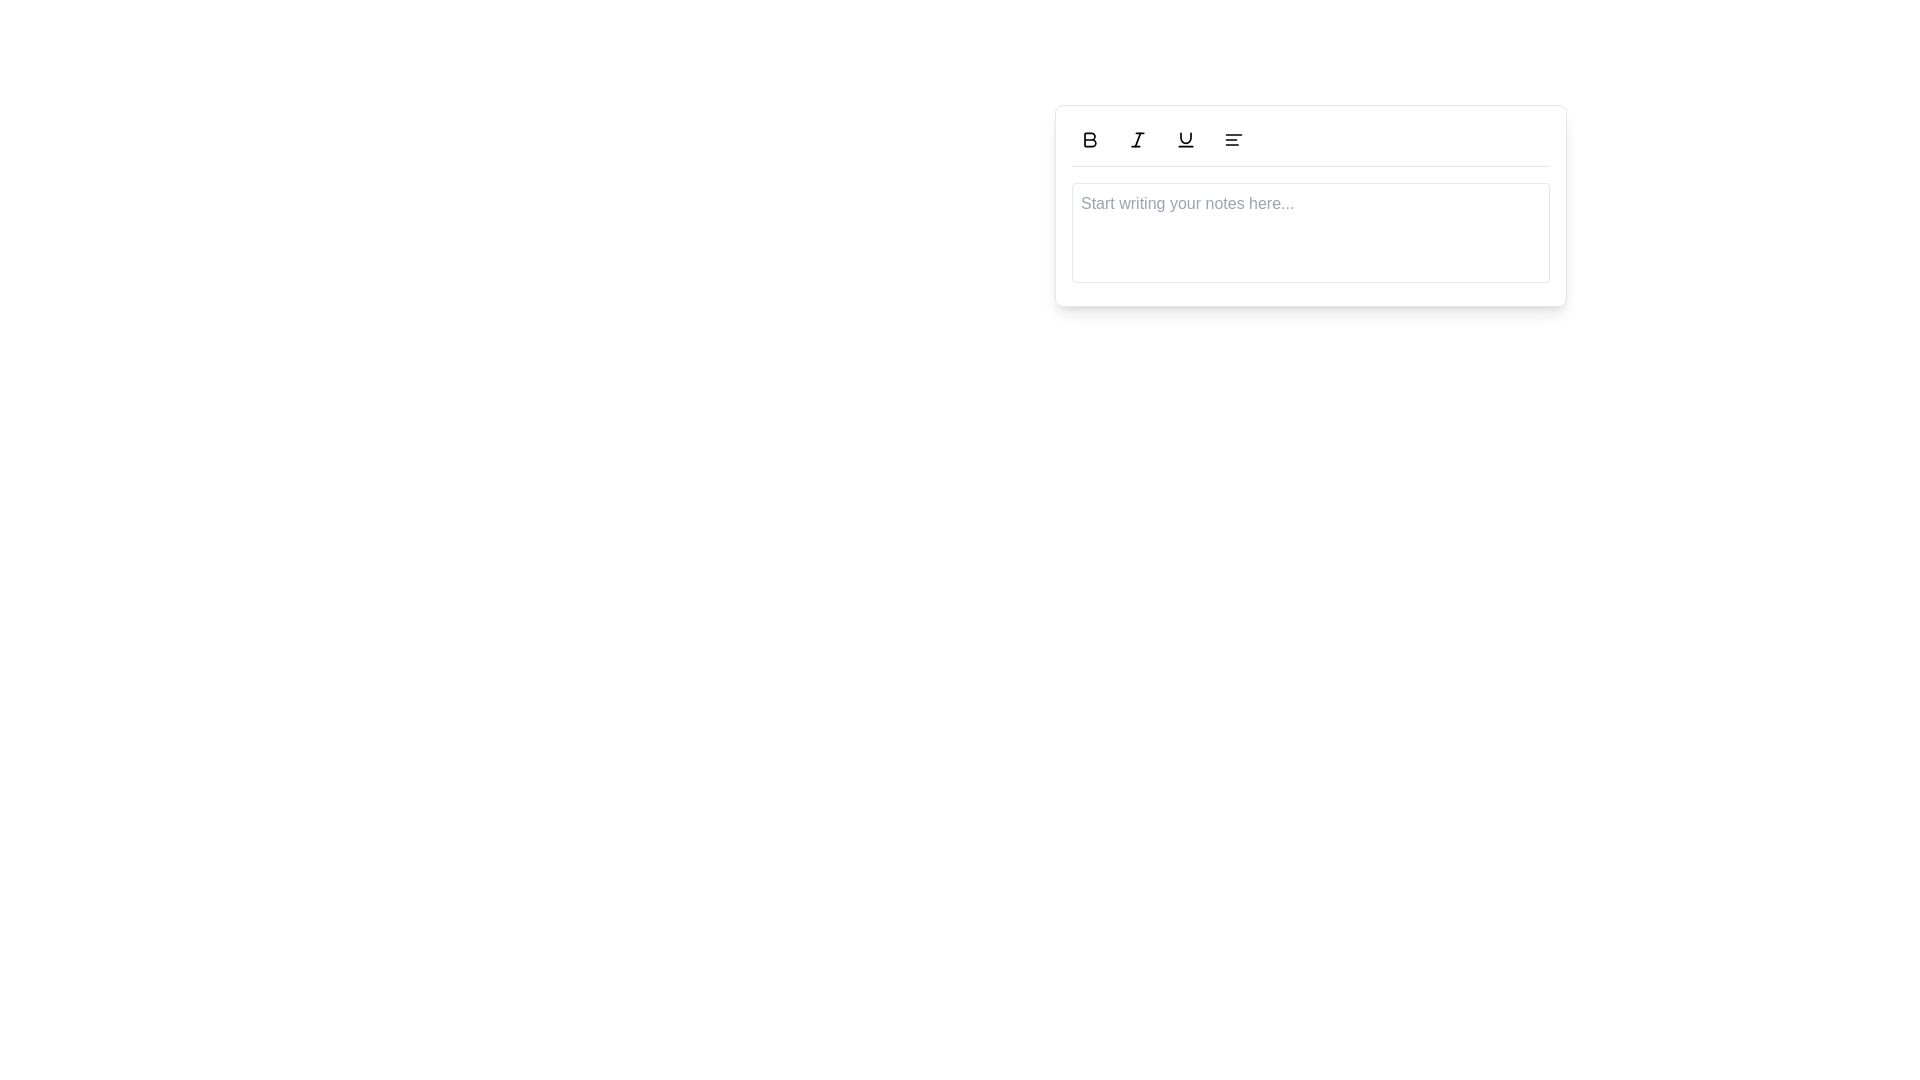 The width and height of the screenshot is (1920, 1080). Describe the element at coordinates (1088, 138) in the screenshot. I see `the bold formatting button, identifiable by its bold 'B' icon in the top-left corner of the note editor interface, to apply or remove bold formatting` at that location.